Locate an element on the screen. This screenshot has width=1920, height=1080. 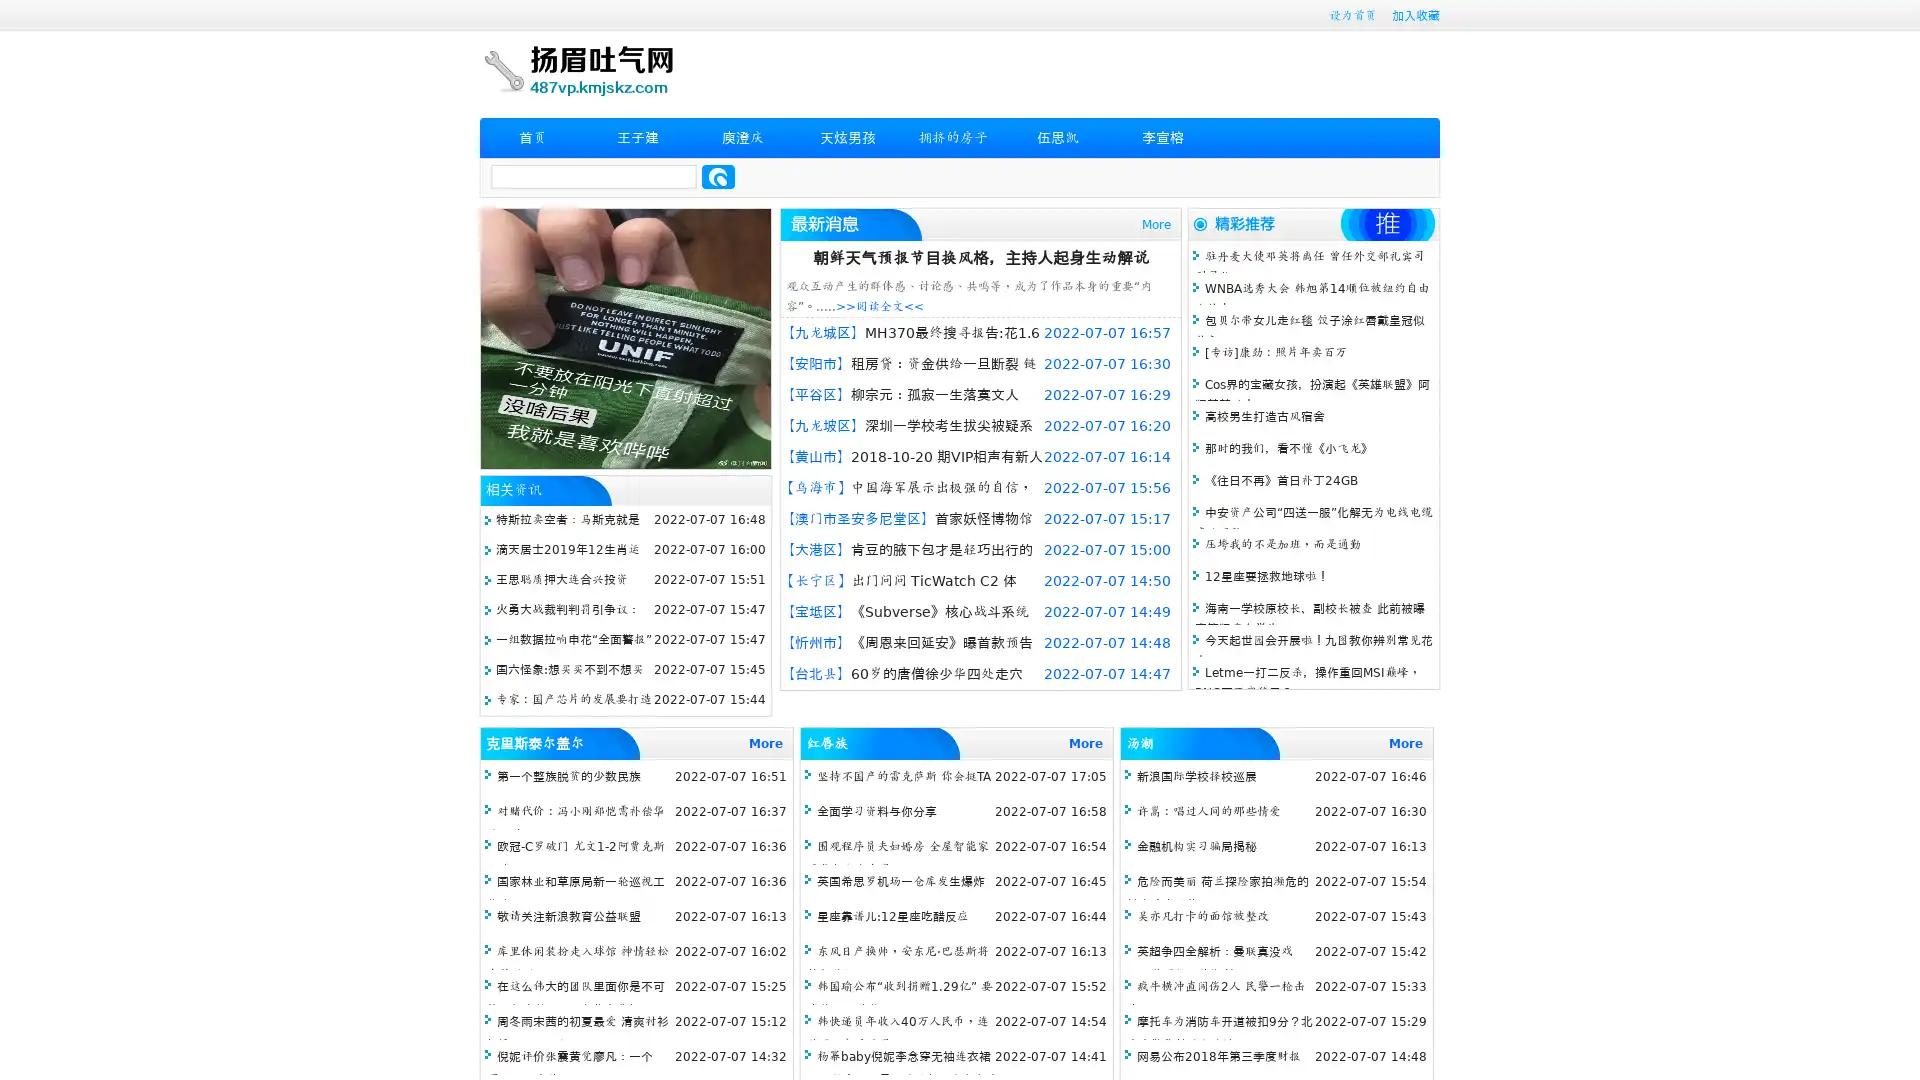
Search is located at coordinates (718, 176).